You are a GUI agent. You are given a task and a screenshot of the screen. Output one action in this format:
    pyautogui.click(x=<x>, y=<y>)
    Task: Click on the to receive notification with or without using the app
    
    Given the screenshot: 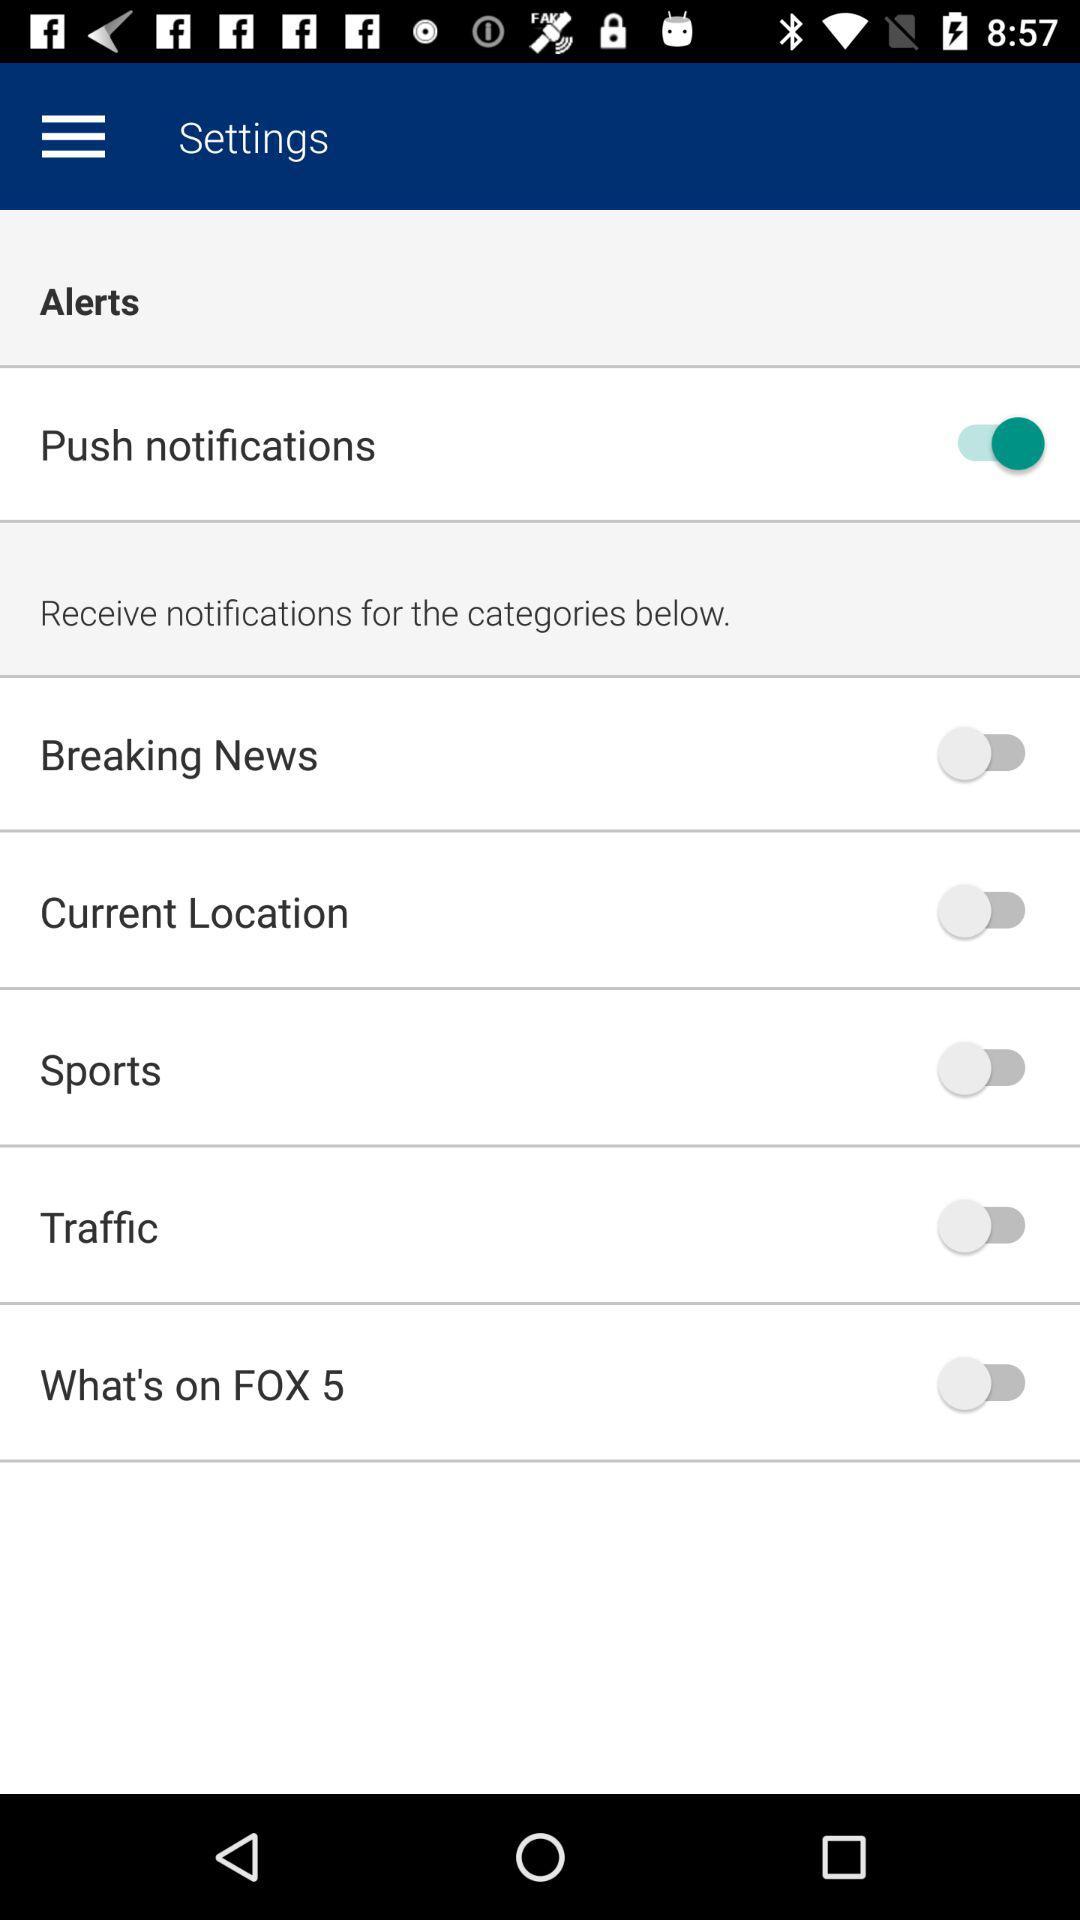 What is the action you would take?
    pyautogui.click(x=991, y=442)
    